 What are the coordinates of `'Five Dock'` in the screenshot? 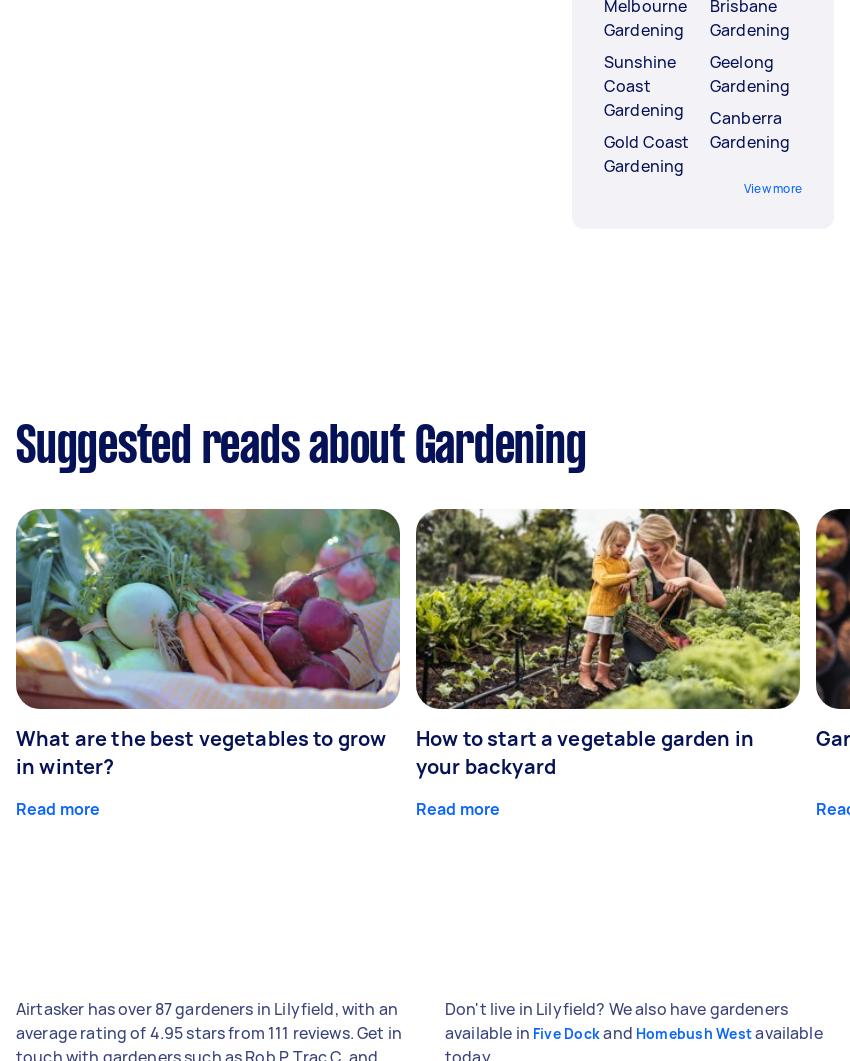 It's located at (566, 1032).